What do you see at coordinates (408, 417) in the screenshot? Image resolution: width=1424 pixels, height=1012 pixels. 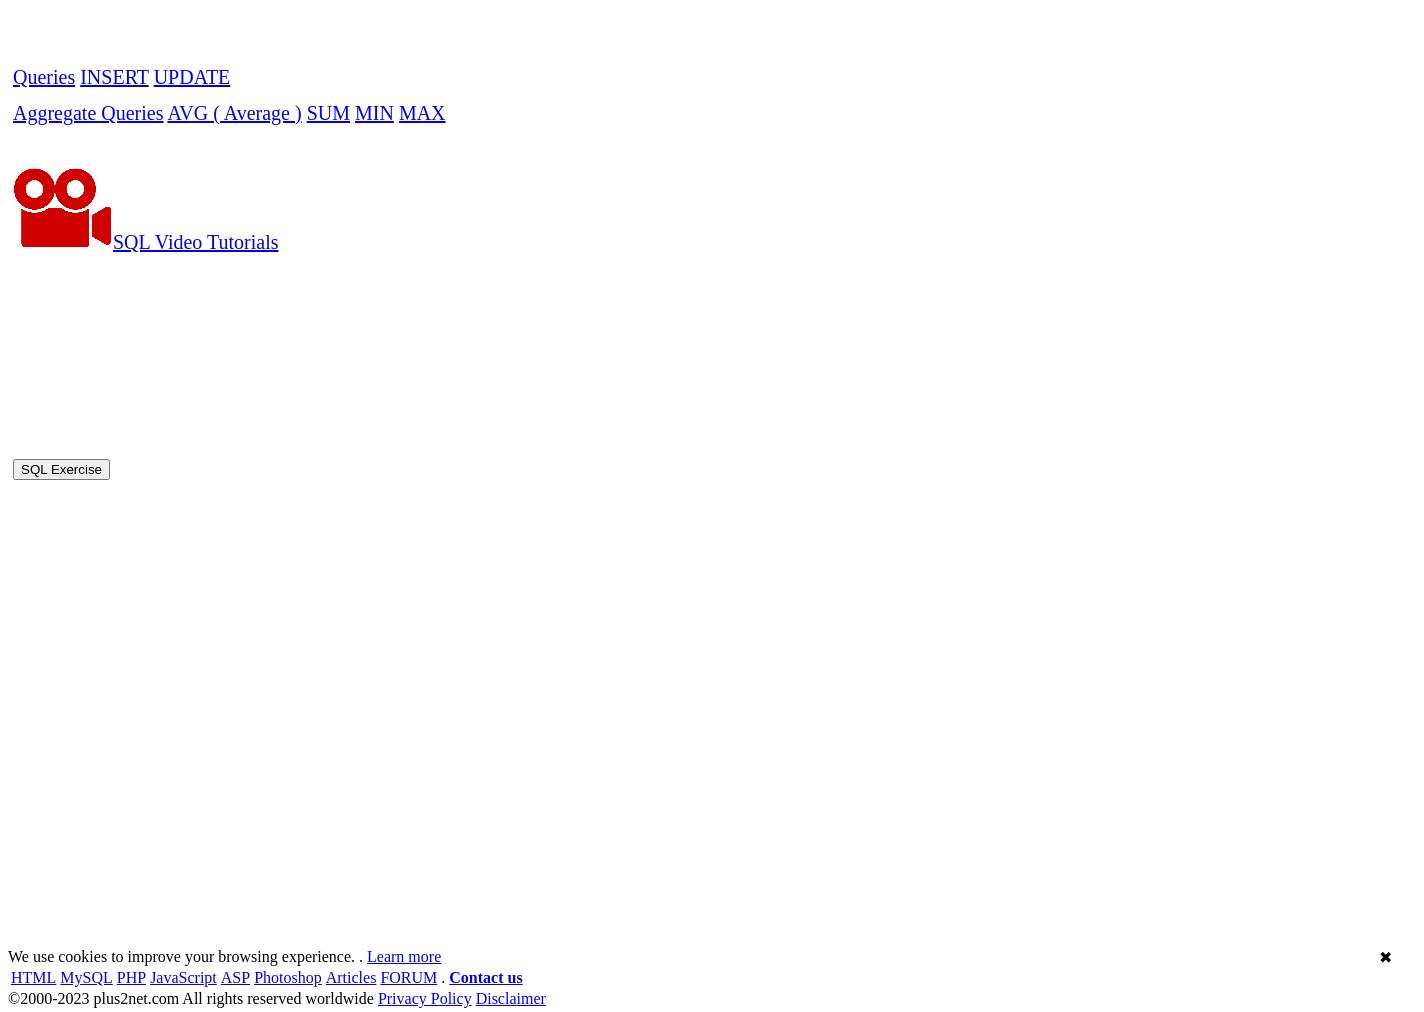 I see `'FORUM'` at bounding box center [408, 417].